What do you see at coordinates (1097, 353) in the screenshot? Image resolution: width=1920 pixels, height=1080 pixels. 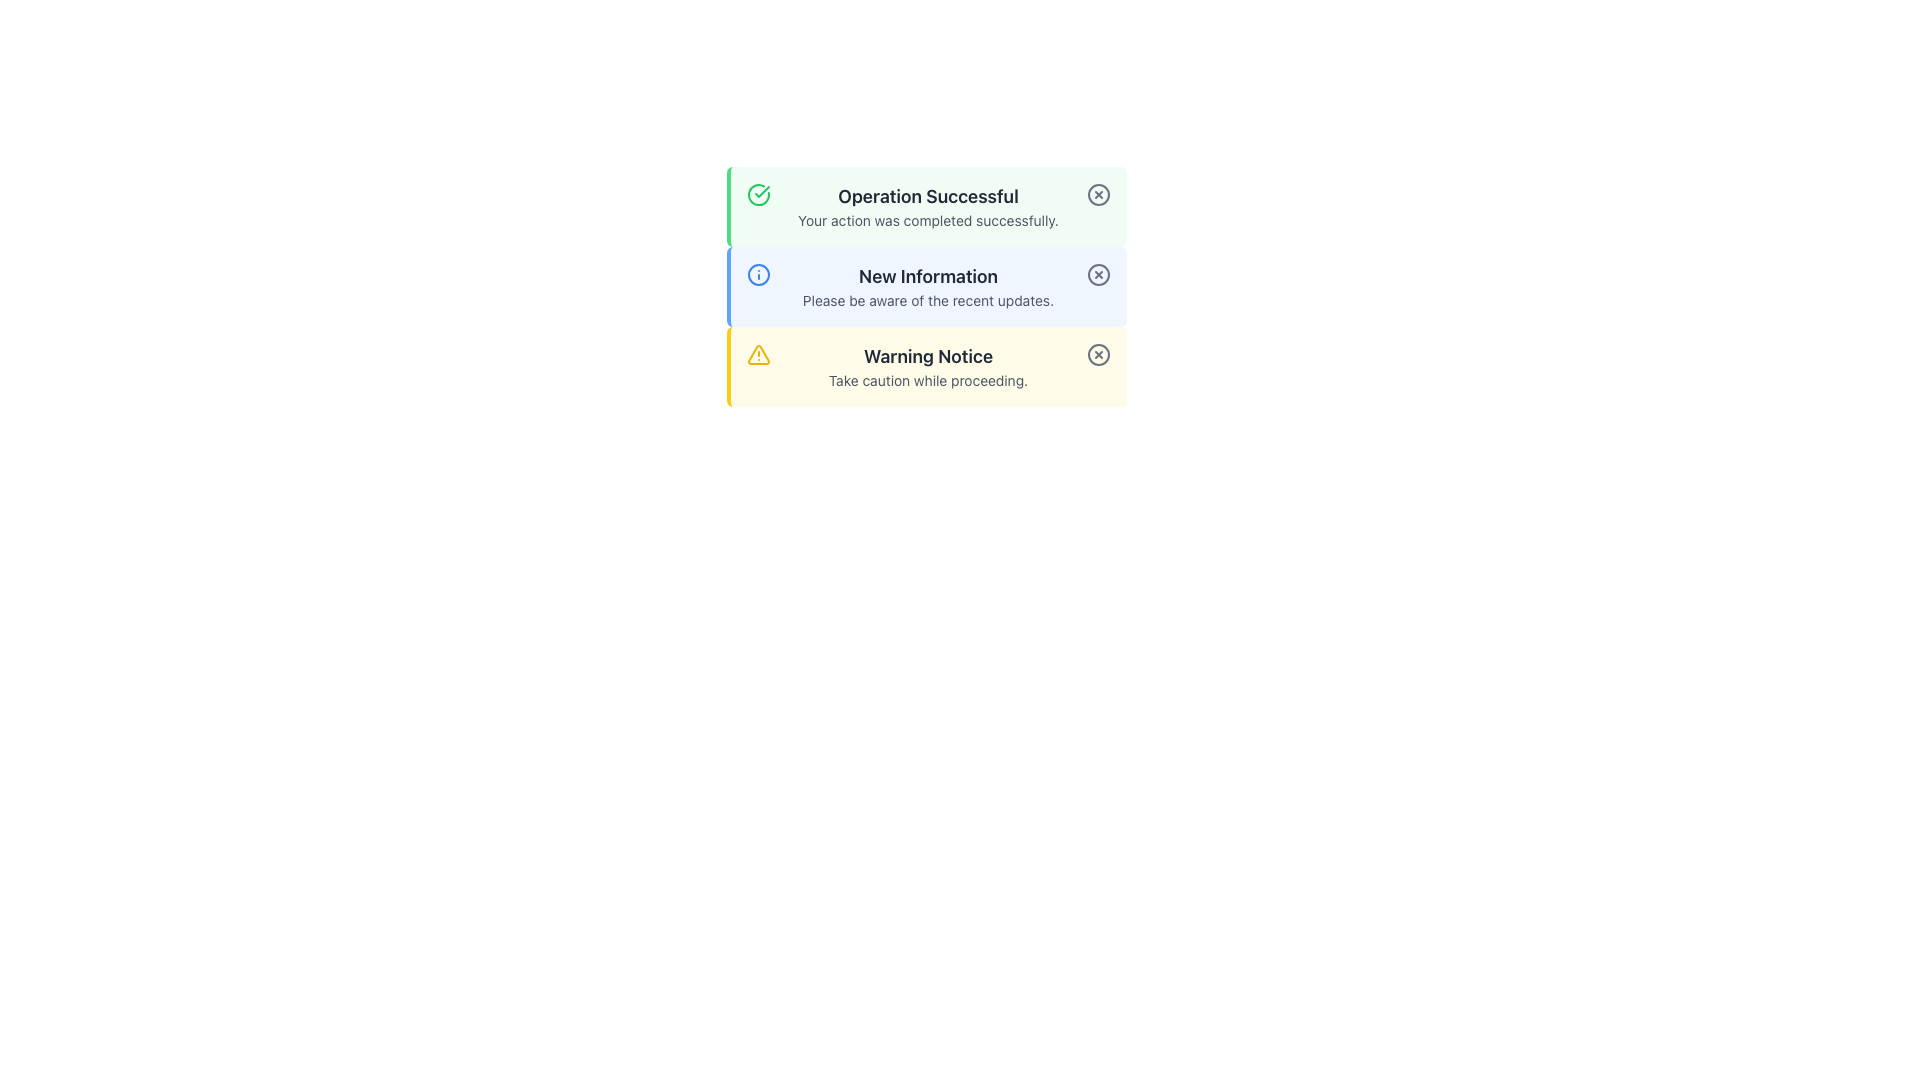 I see `the circular close button icon located at the far right of the 'Warning Notice' message box` at bounding box center [1097, 353].